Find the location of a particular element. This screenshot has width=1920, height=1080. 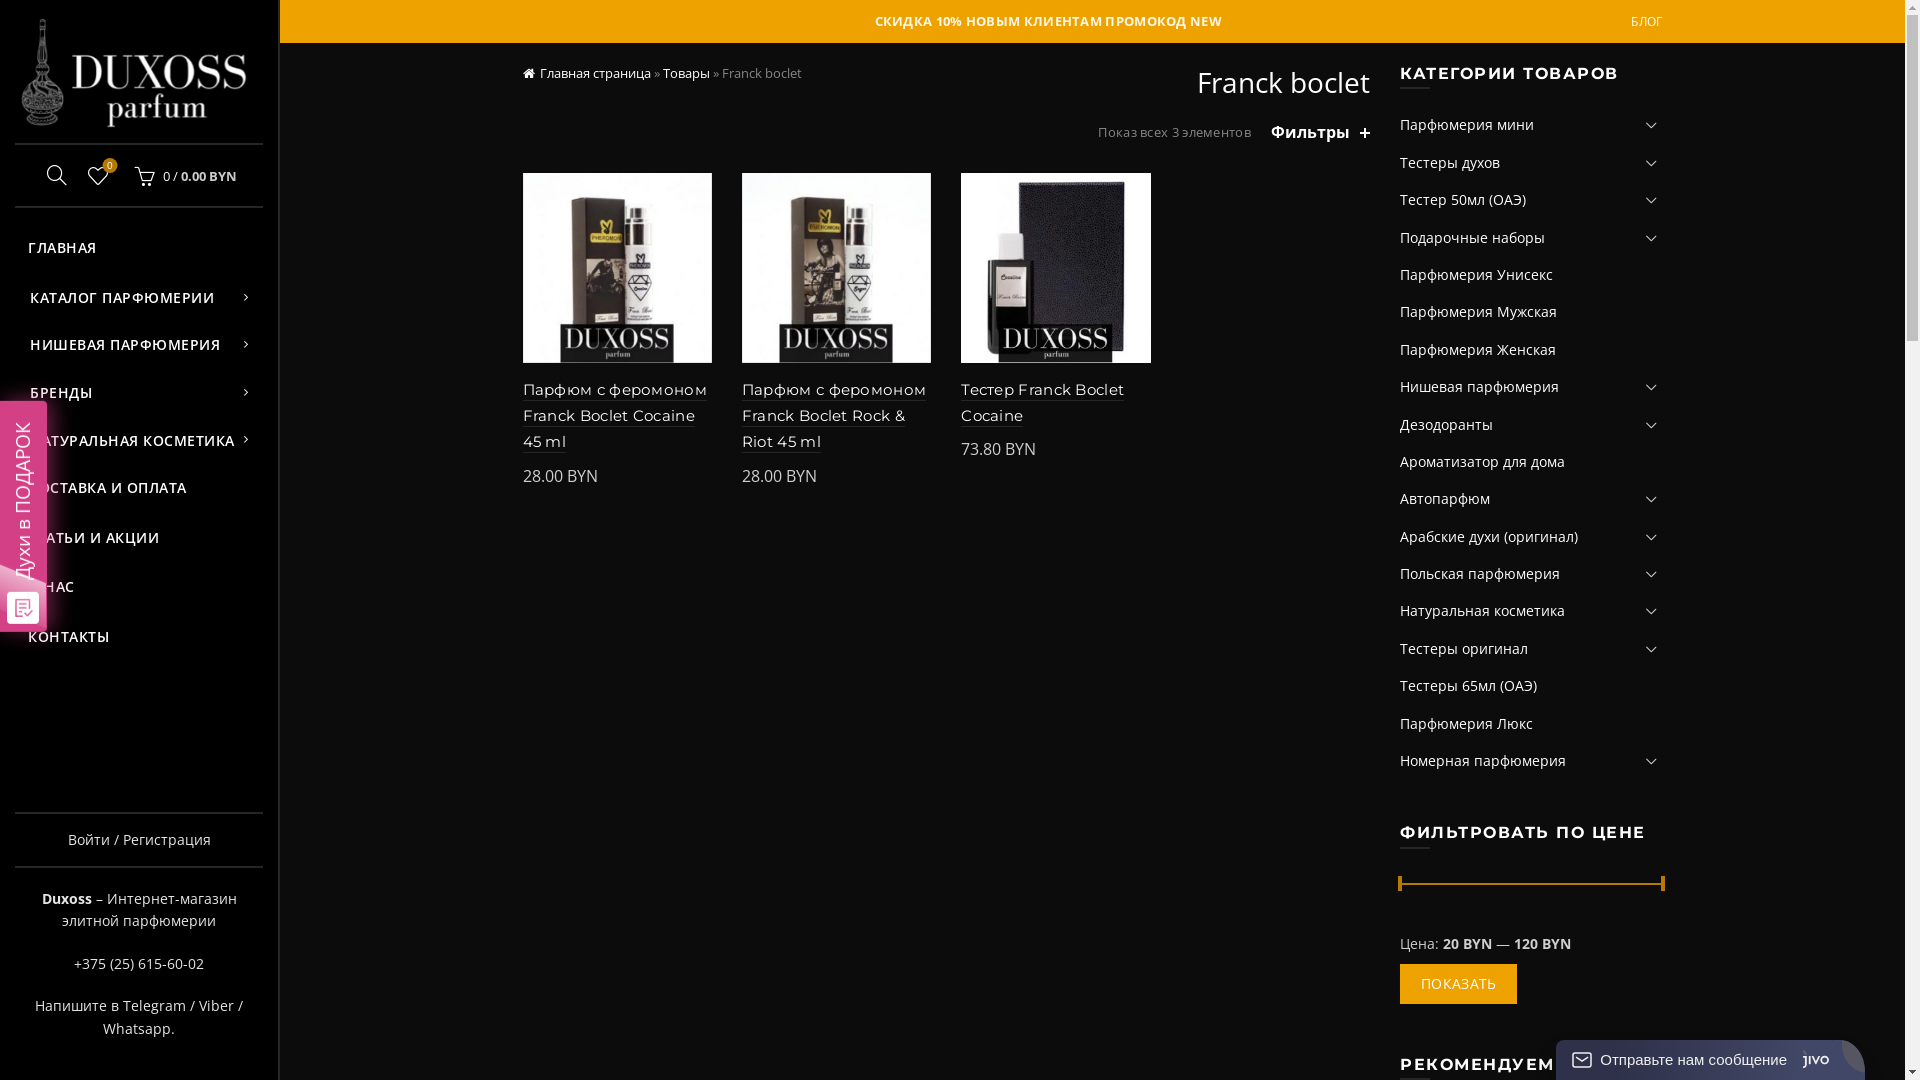

'+375 (25) 615-60-02' is located at coordinates (138, 962).